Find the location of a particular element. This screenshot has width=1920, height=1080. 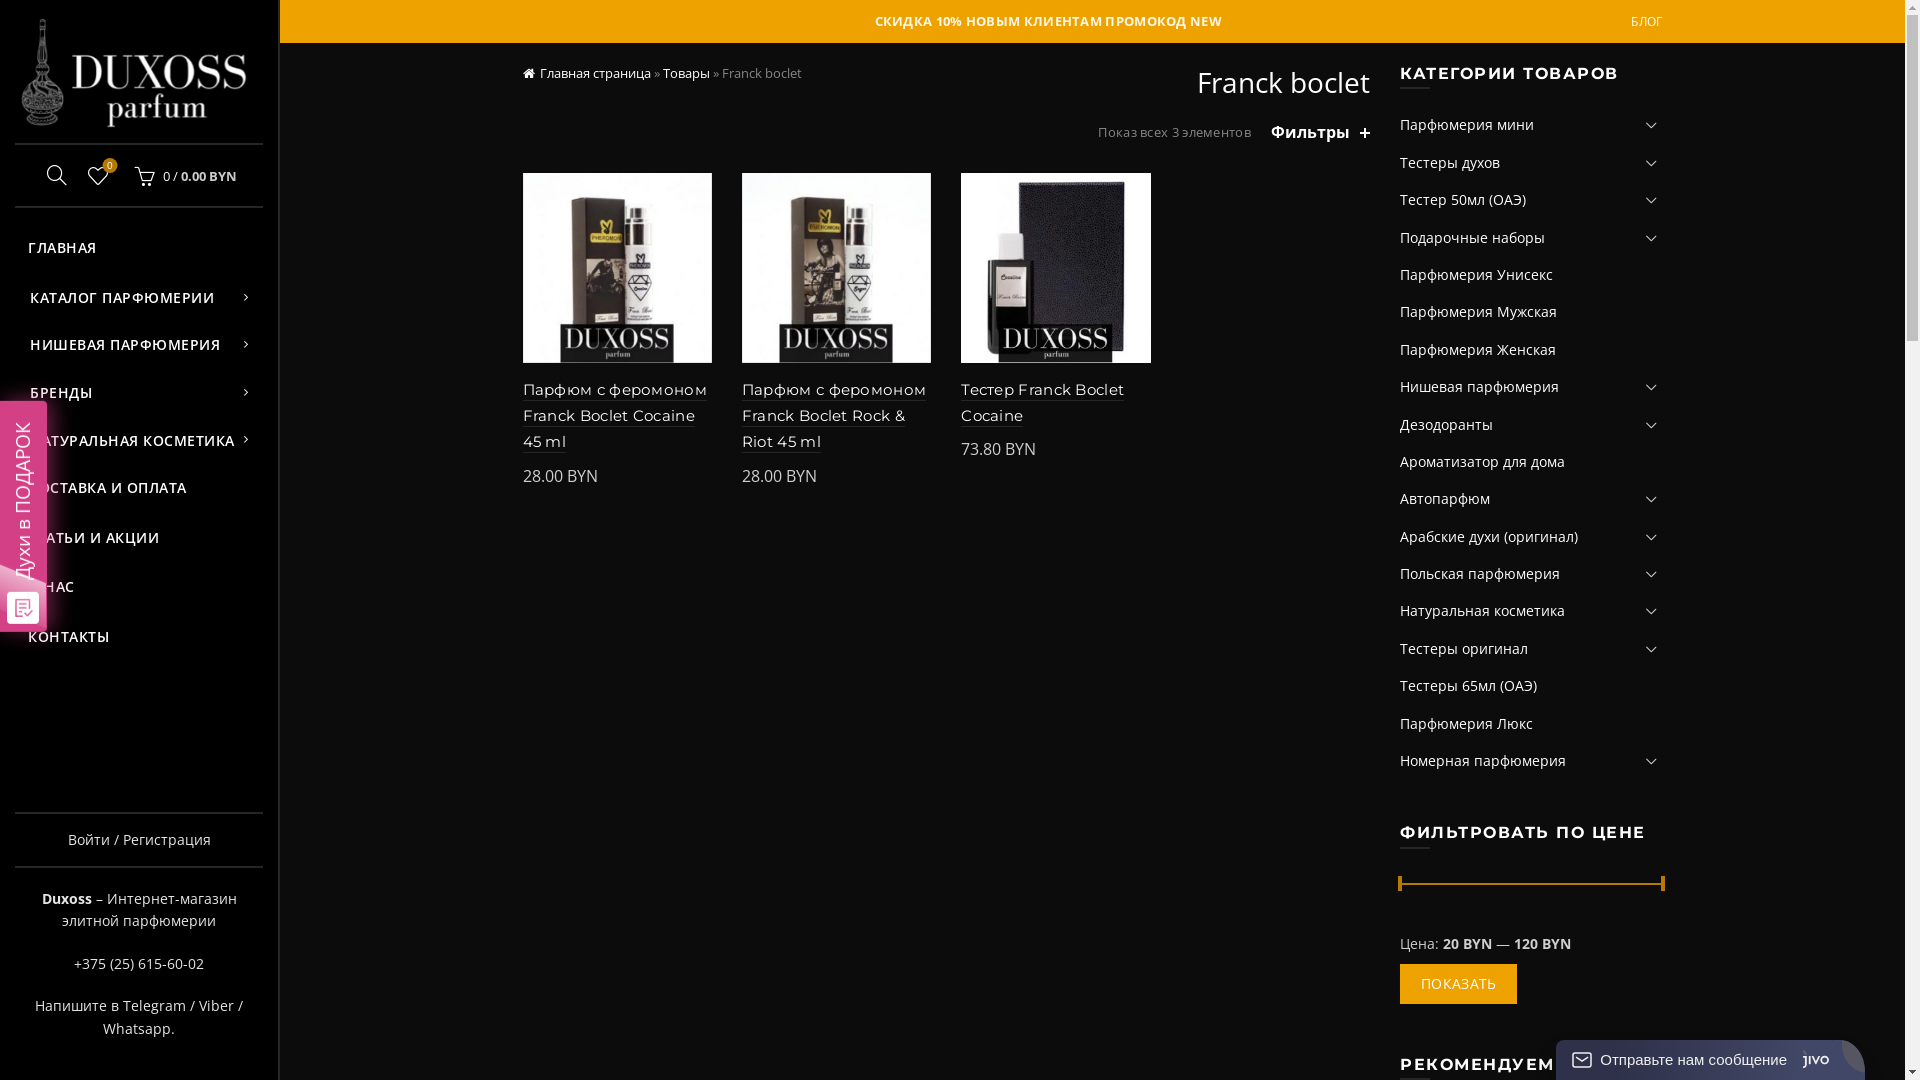

'+375 (25) 615-60-02' is located at coordinates (138, 962).